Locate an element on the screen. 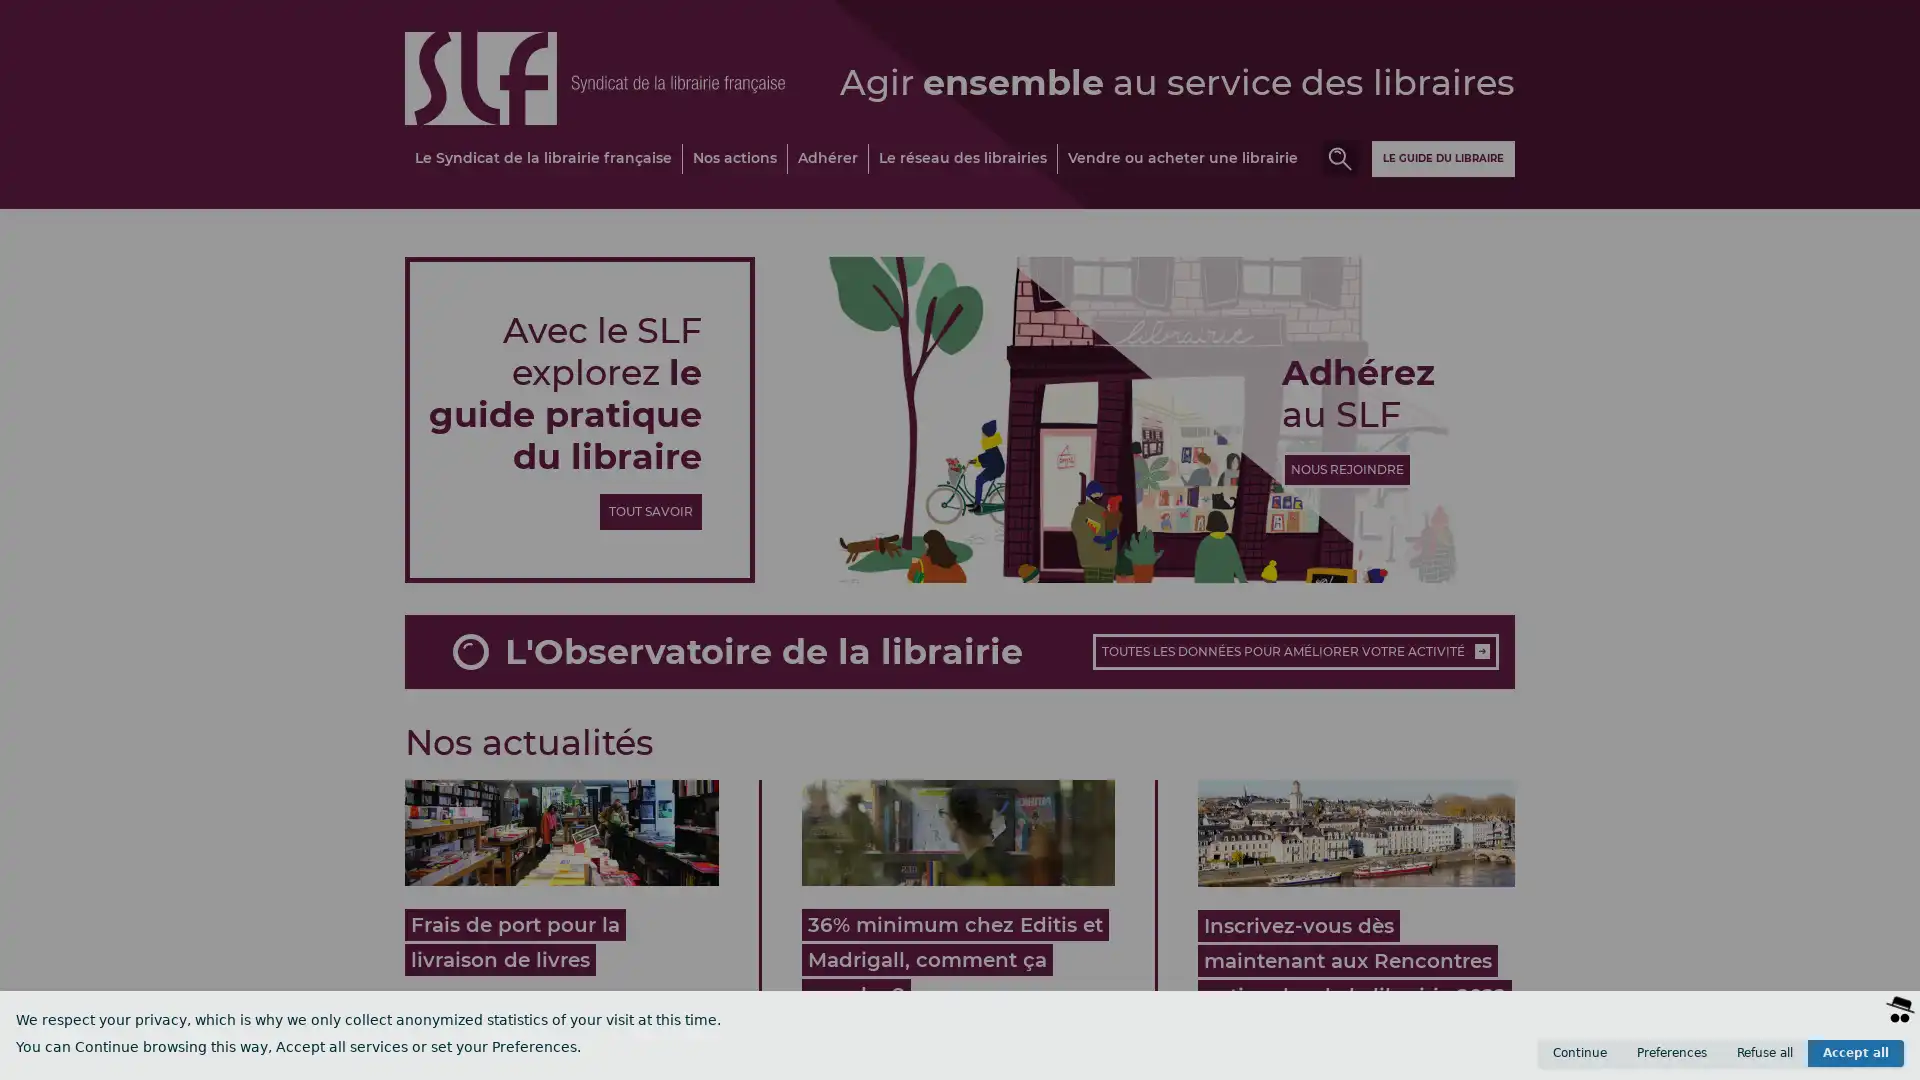 This screenshot has width=1920, height=1080. Continue is located at coordinates (1578, 1052).